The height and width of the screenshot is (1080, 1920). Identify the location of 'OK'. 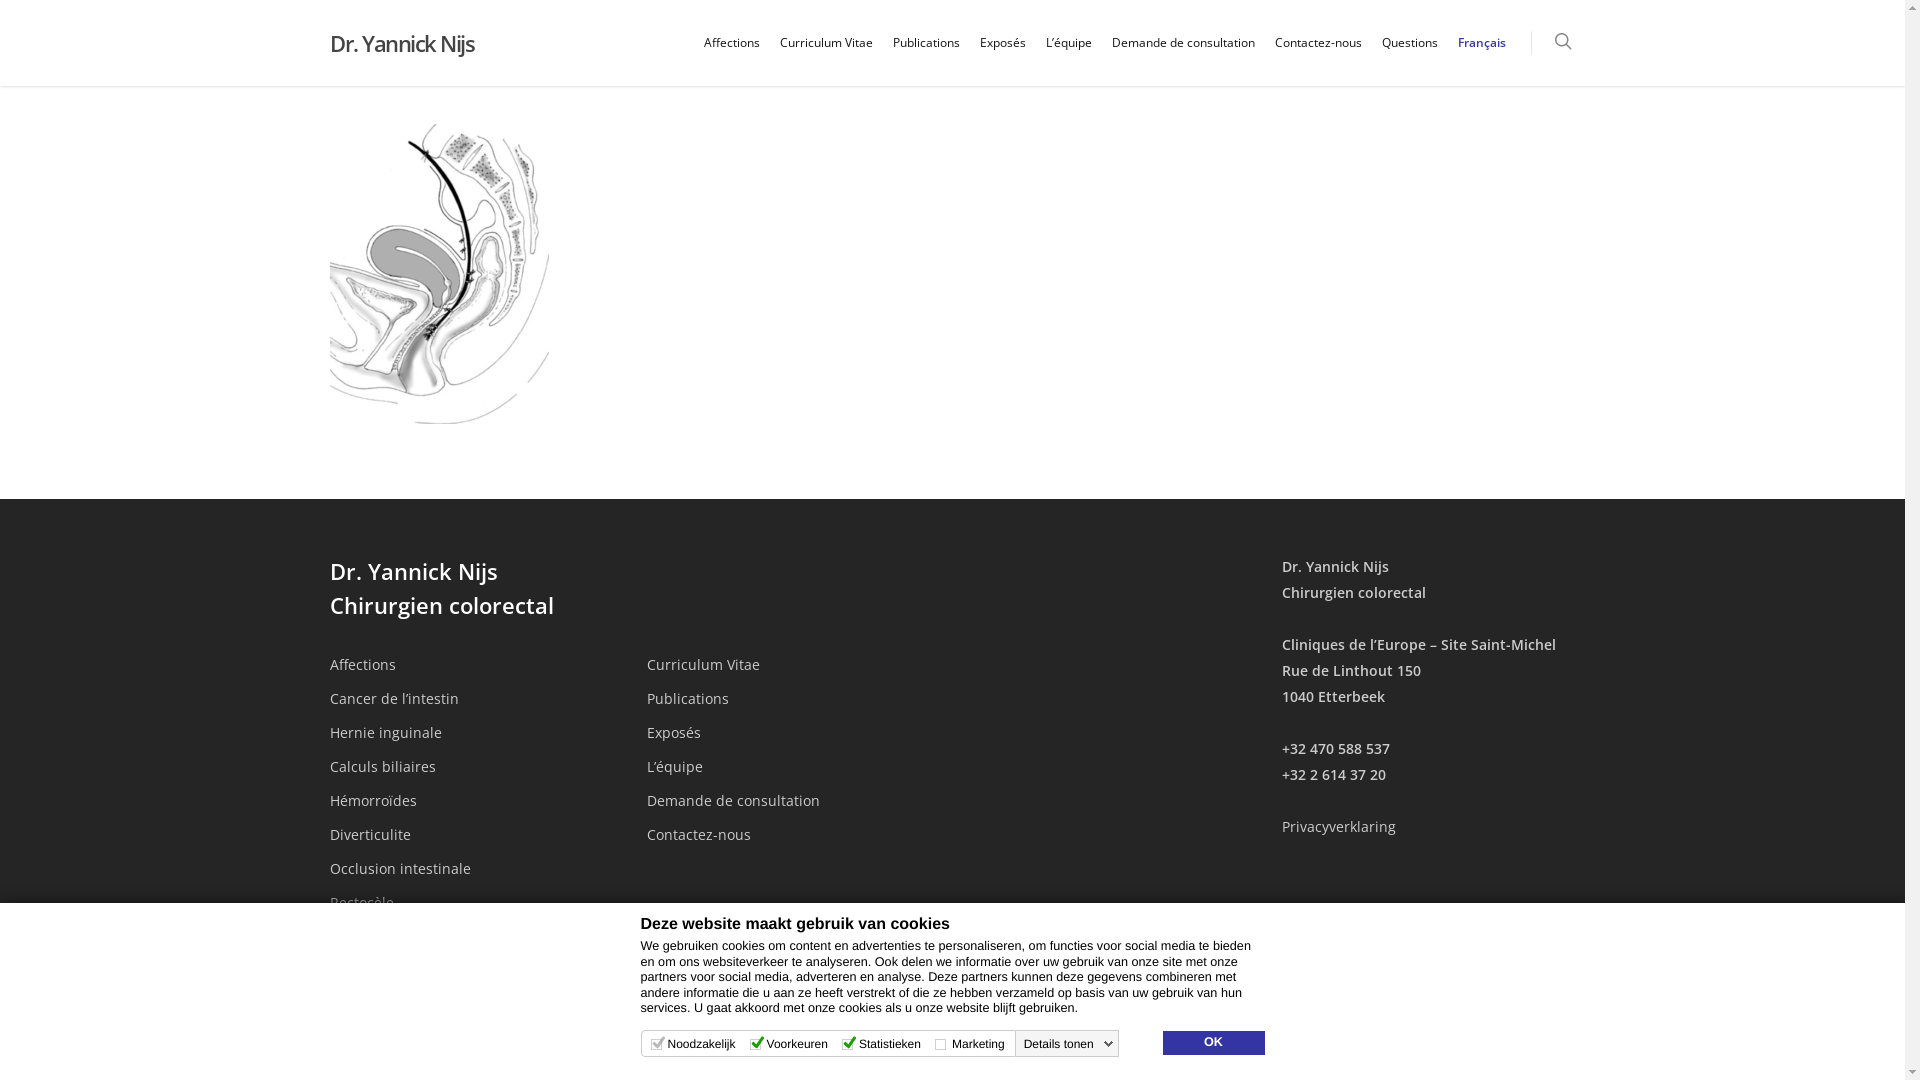
(1212, 1041).